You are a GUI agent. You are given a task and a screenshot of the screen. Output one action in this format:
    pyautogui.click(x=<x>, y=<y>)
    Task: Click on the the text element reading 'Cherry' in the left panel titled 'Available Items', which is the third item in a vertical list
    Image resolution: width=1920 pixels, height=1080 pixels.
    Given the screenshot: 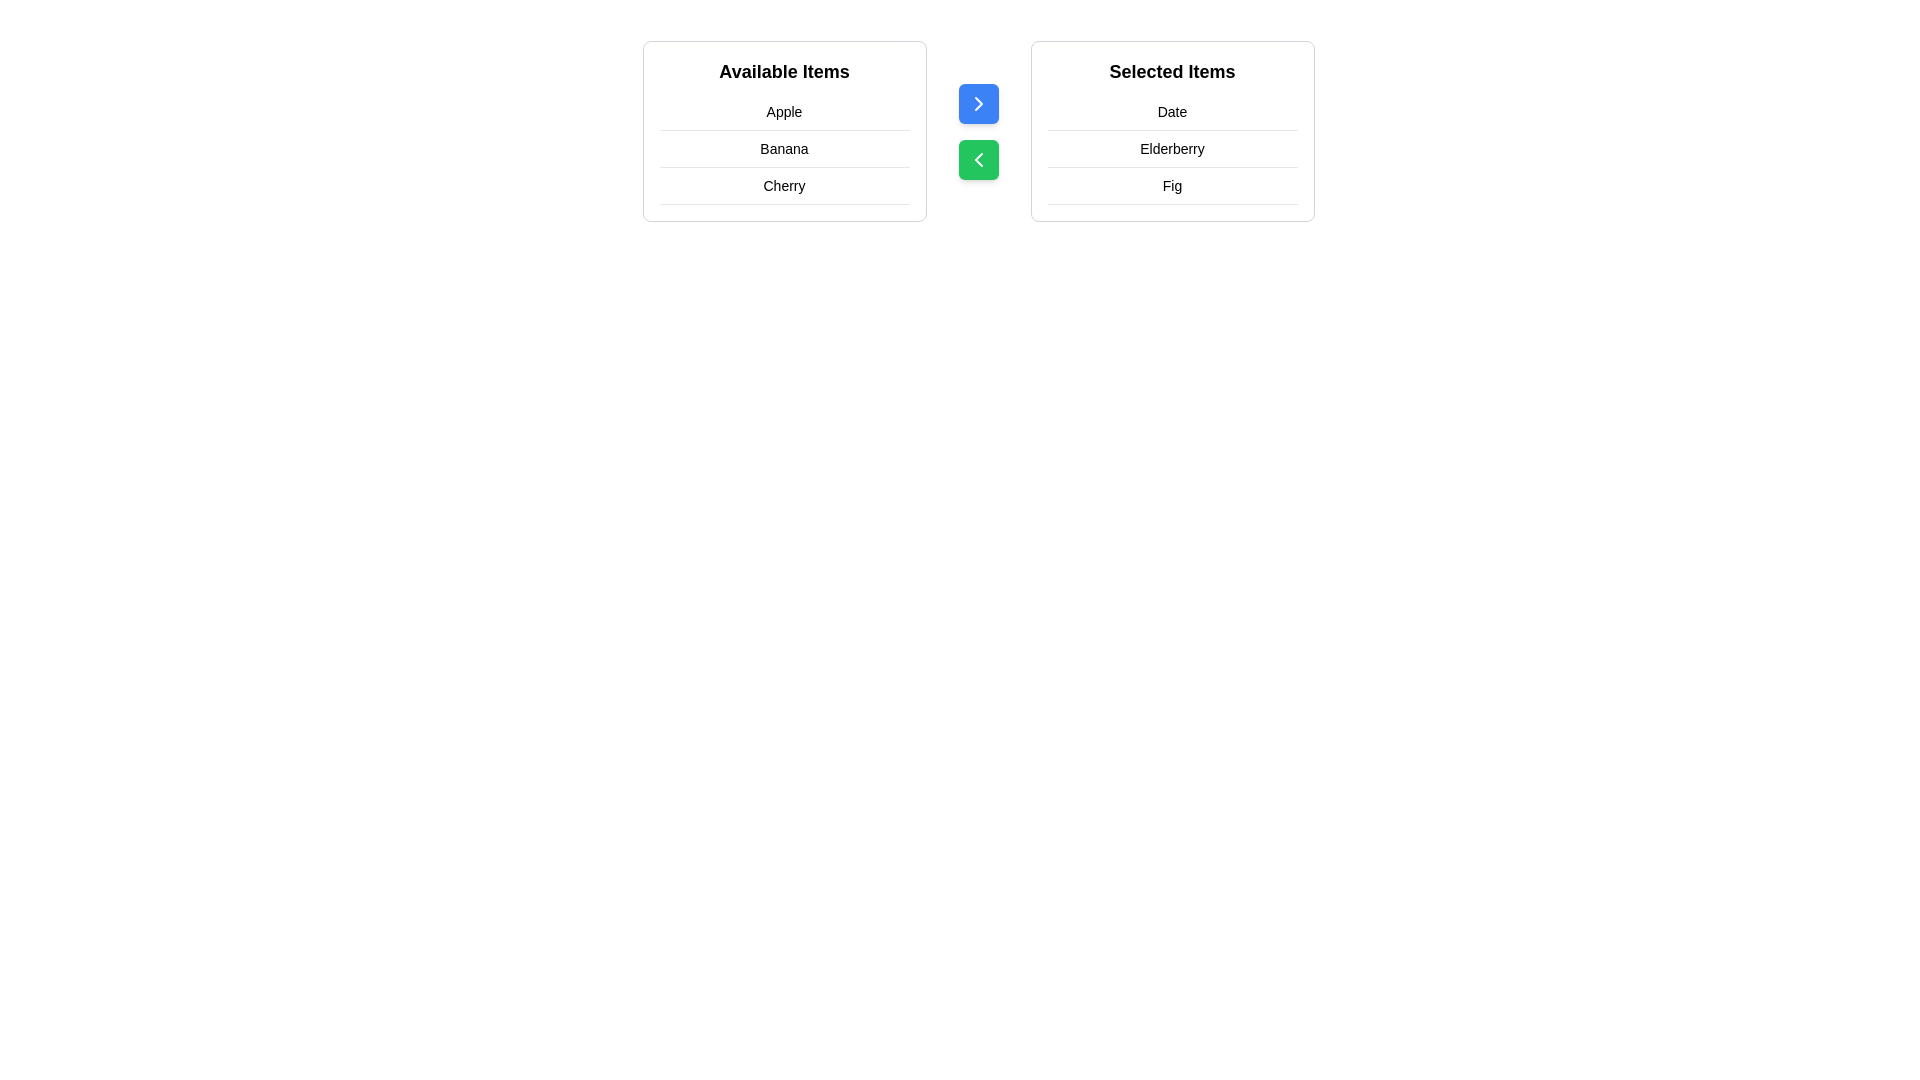 What is the action you would take?
    pyautogui.click(x=783, y=186)
    